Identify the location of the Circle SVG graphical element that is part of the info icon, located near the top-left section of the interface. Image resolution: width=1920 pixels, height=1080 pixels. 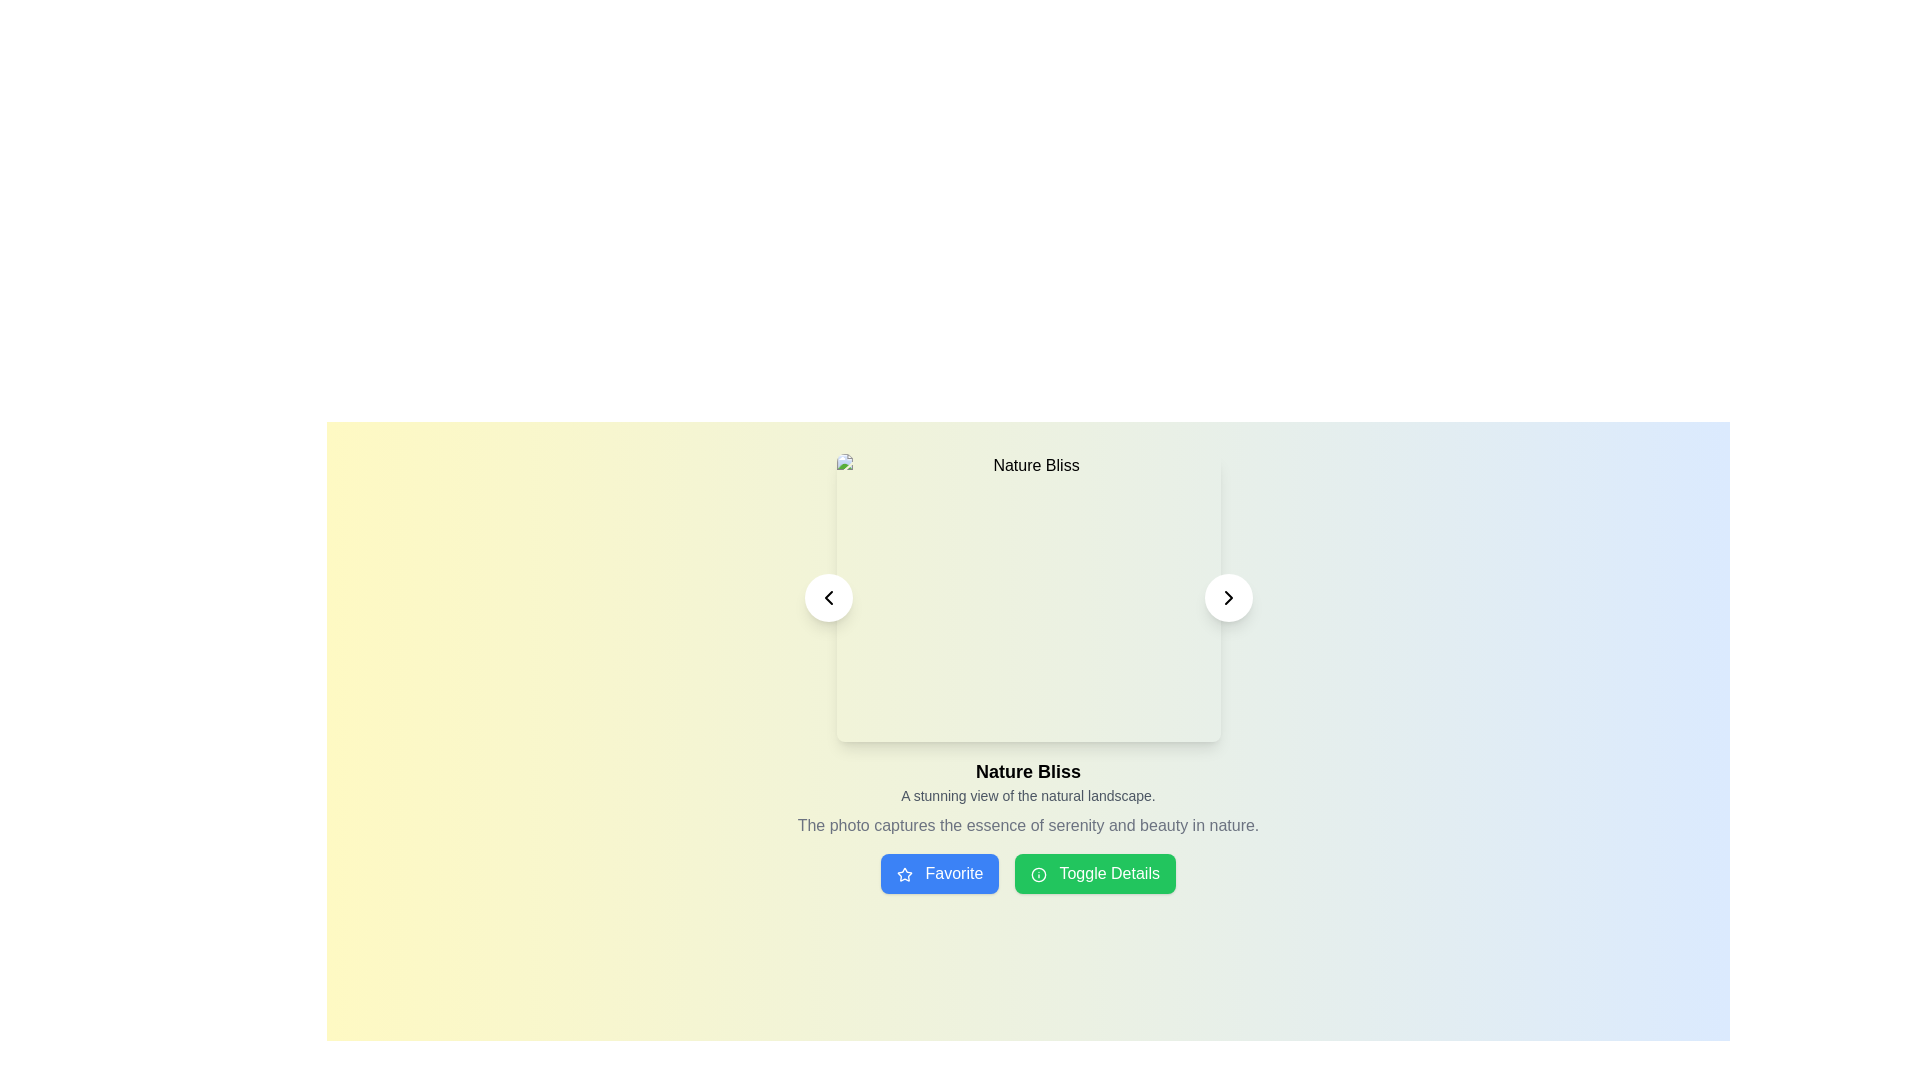
(1039, 873).